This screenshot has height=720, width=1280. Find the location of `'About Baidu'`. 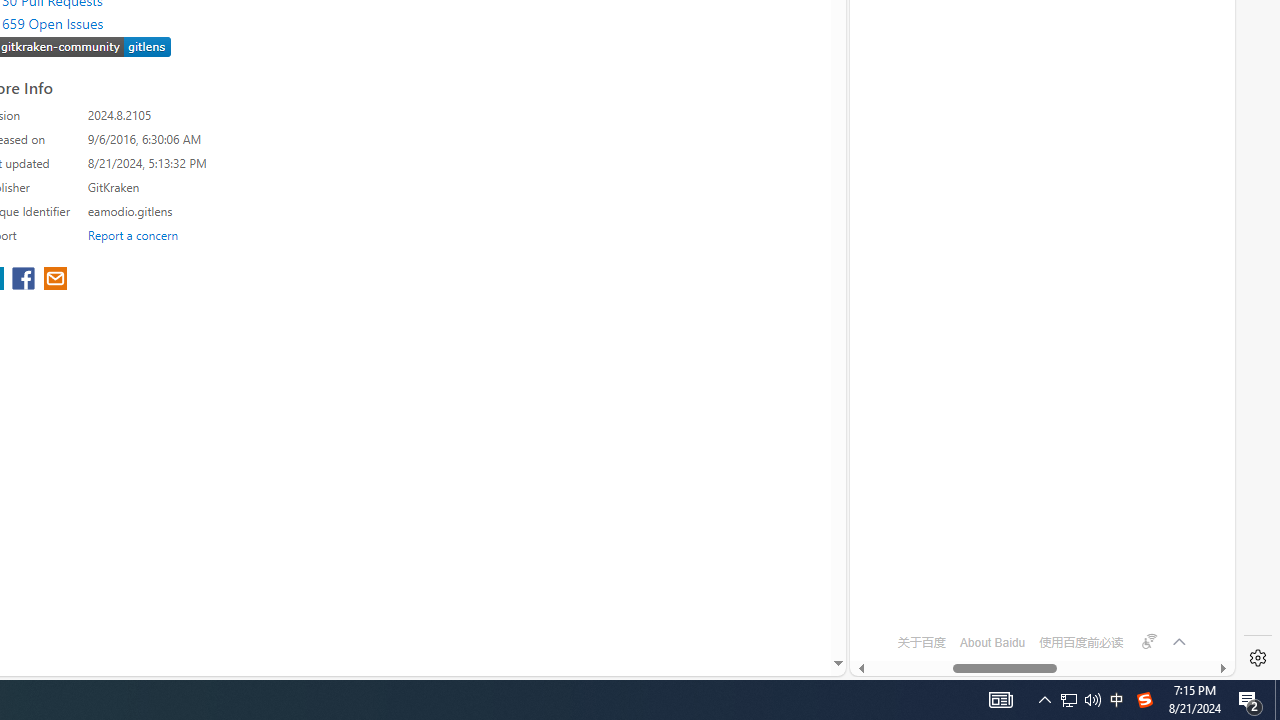

'About Baidu' is located at coordinates (992, 642).